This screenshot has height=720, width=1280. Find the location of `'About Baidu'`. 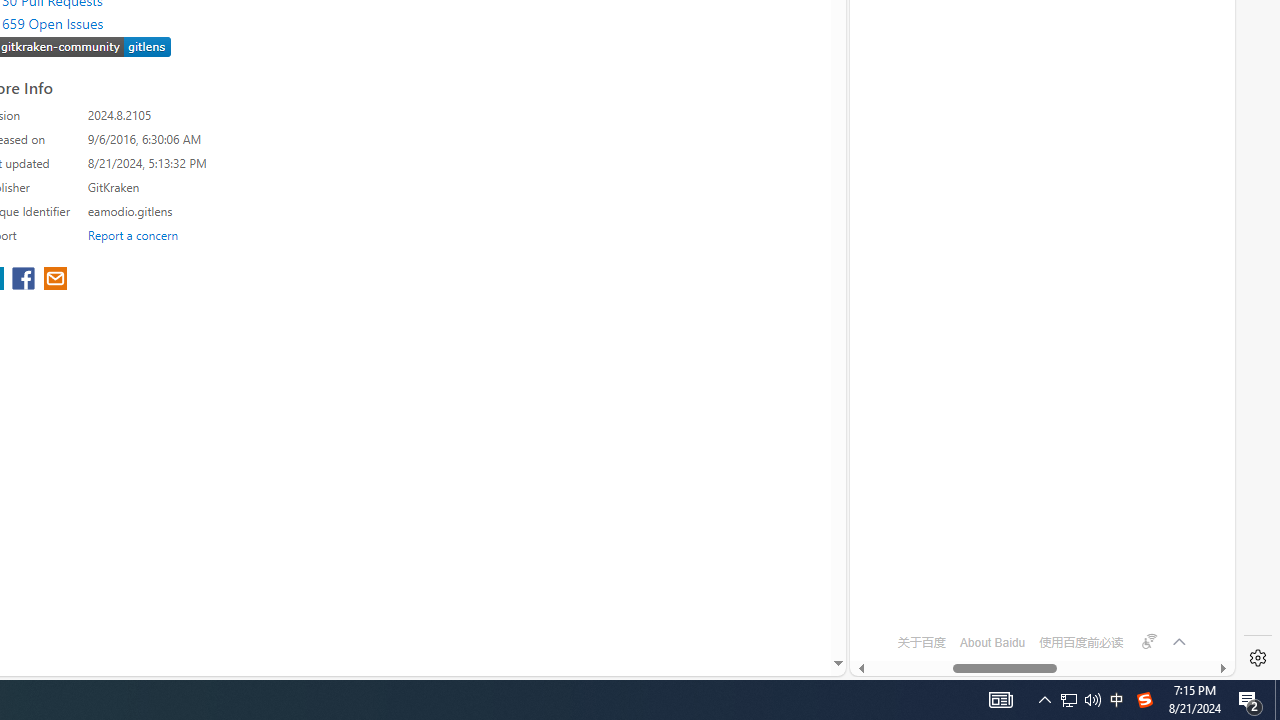

'About Baidu' is located at coordinates (992, 642).